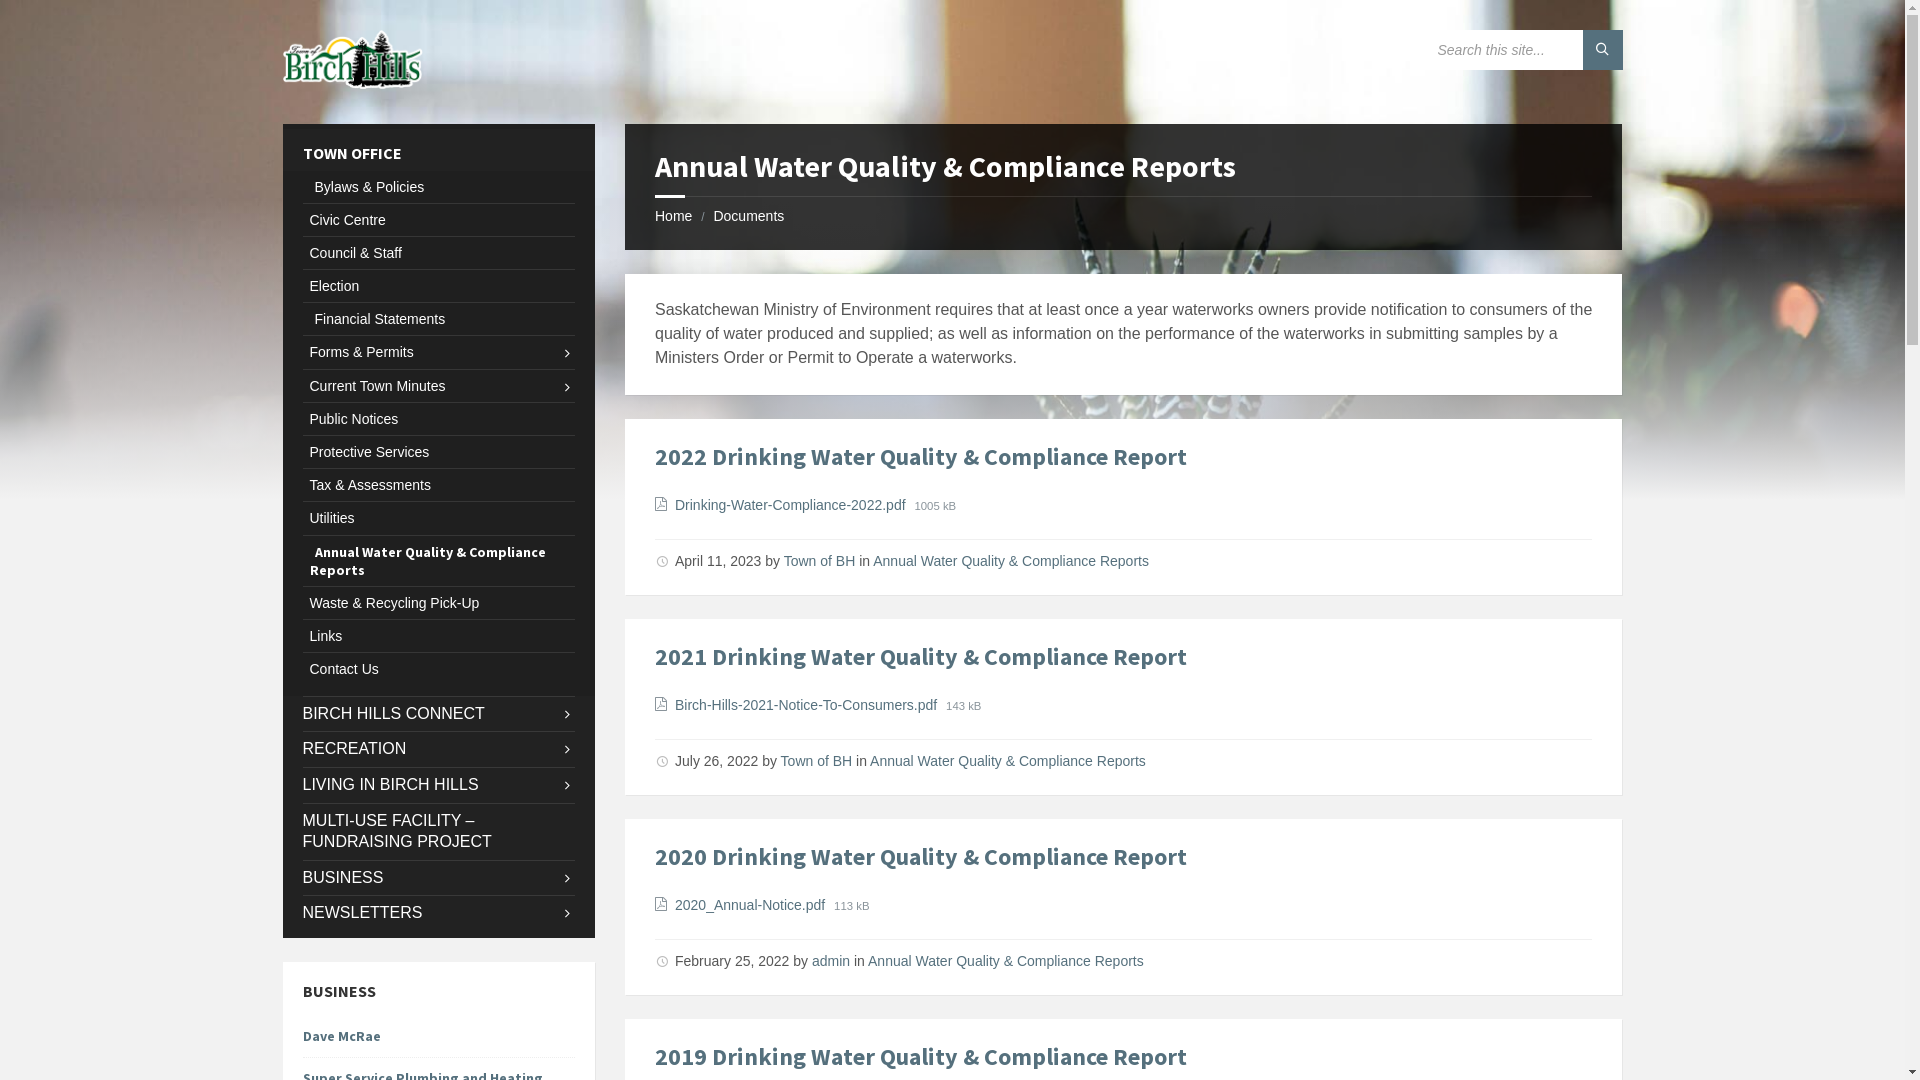 This screenshot has height=1080, width=1920. What do you see at coordinates (436, 451) in the screenshot?
I see `'Protective Services'` at bounding box center [436, 451].